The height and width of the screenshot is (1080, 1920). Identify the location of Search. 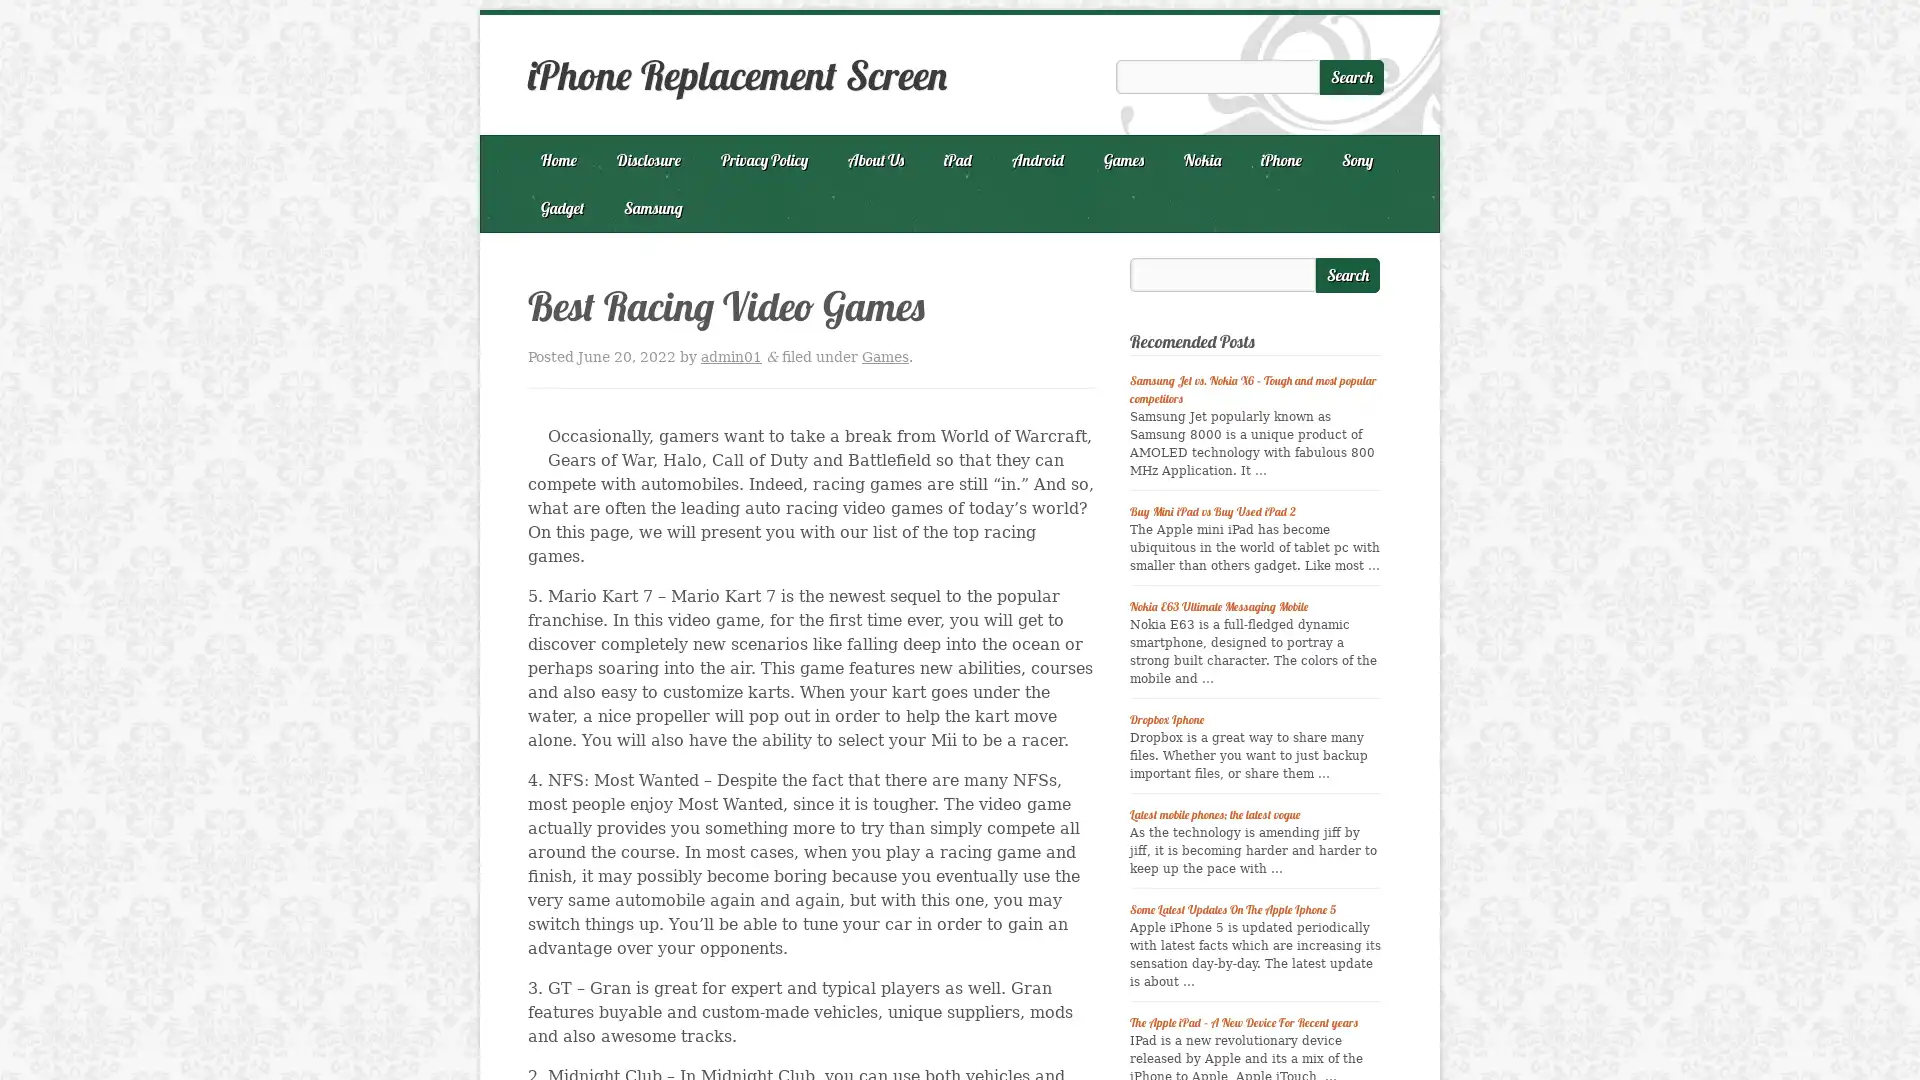
(1348, 275).